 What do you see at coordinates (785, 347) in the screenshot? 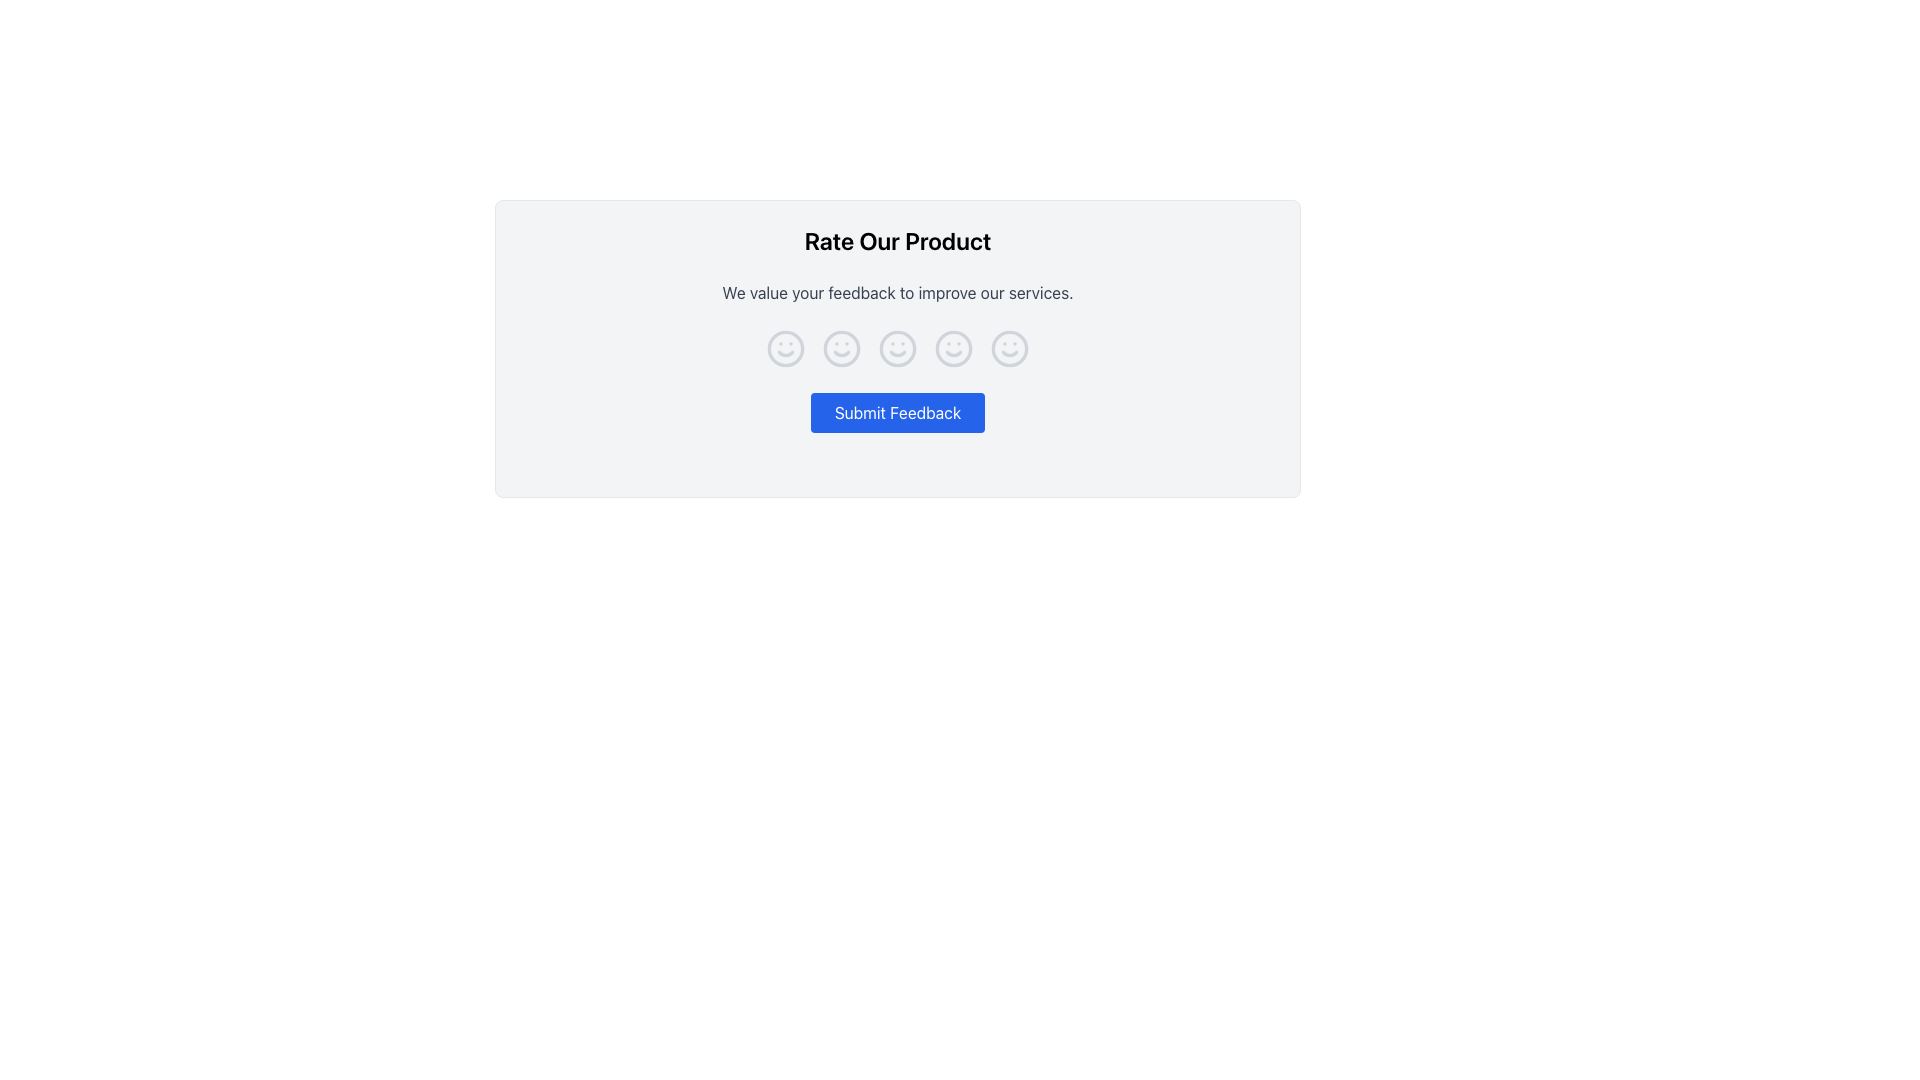
I see `the cursor over the Rating Icon` at bounding box center [785, 347].